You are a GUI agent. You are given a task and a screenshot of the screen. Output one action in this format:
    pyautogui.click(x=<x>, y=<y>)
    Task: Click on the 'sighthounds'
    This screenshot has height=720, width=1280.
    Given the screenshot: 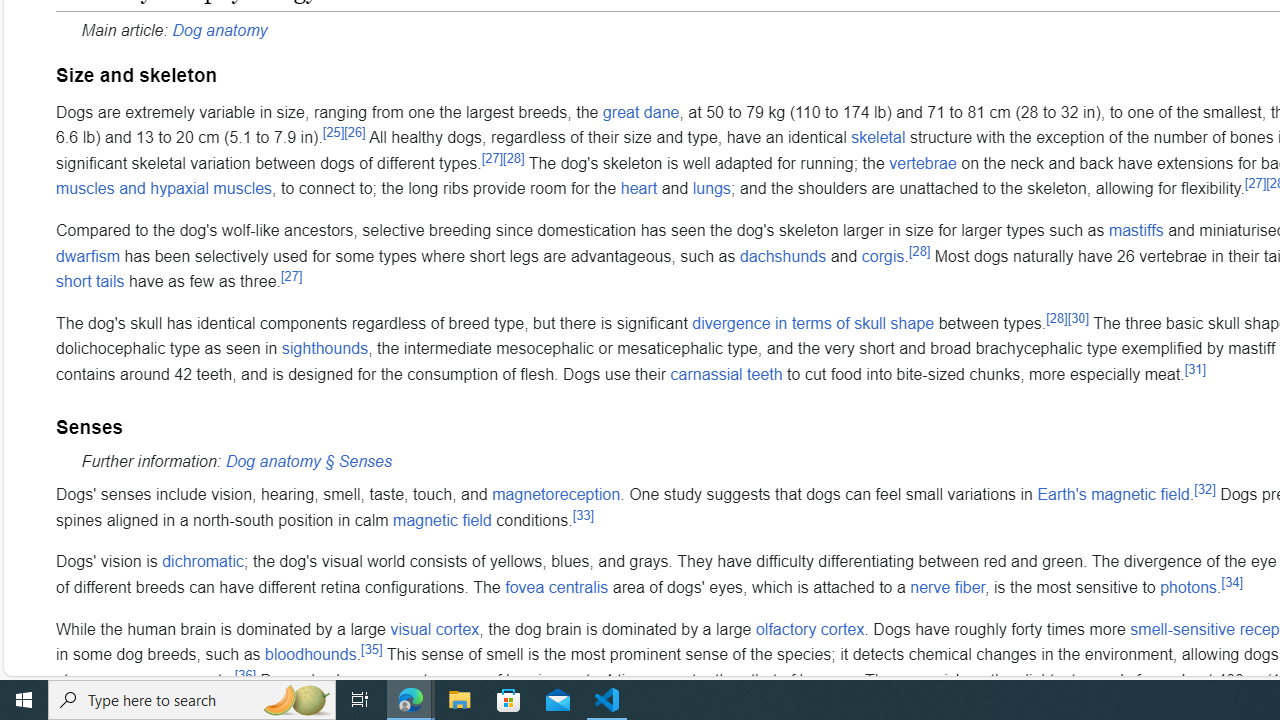 What is the action you would take?
    pyautogui.click(x=325, y=347)
    